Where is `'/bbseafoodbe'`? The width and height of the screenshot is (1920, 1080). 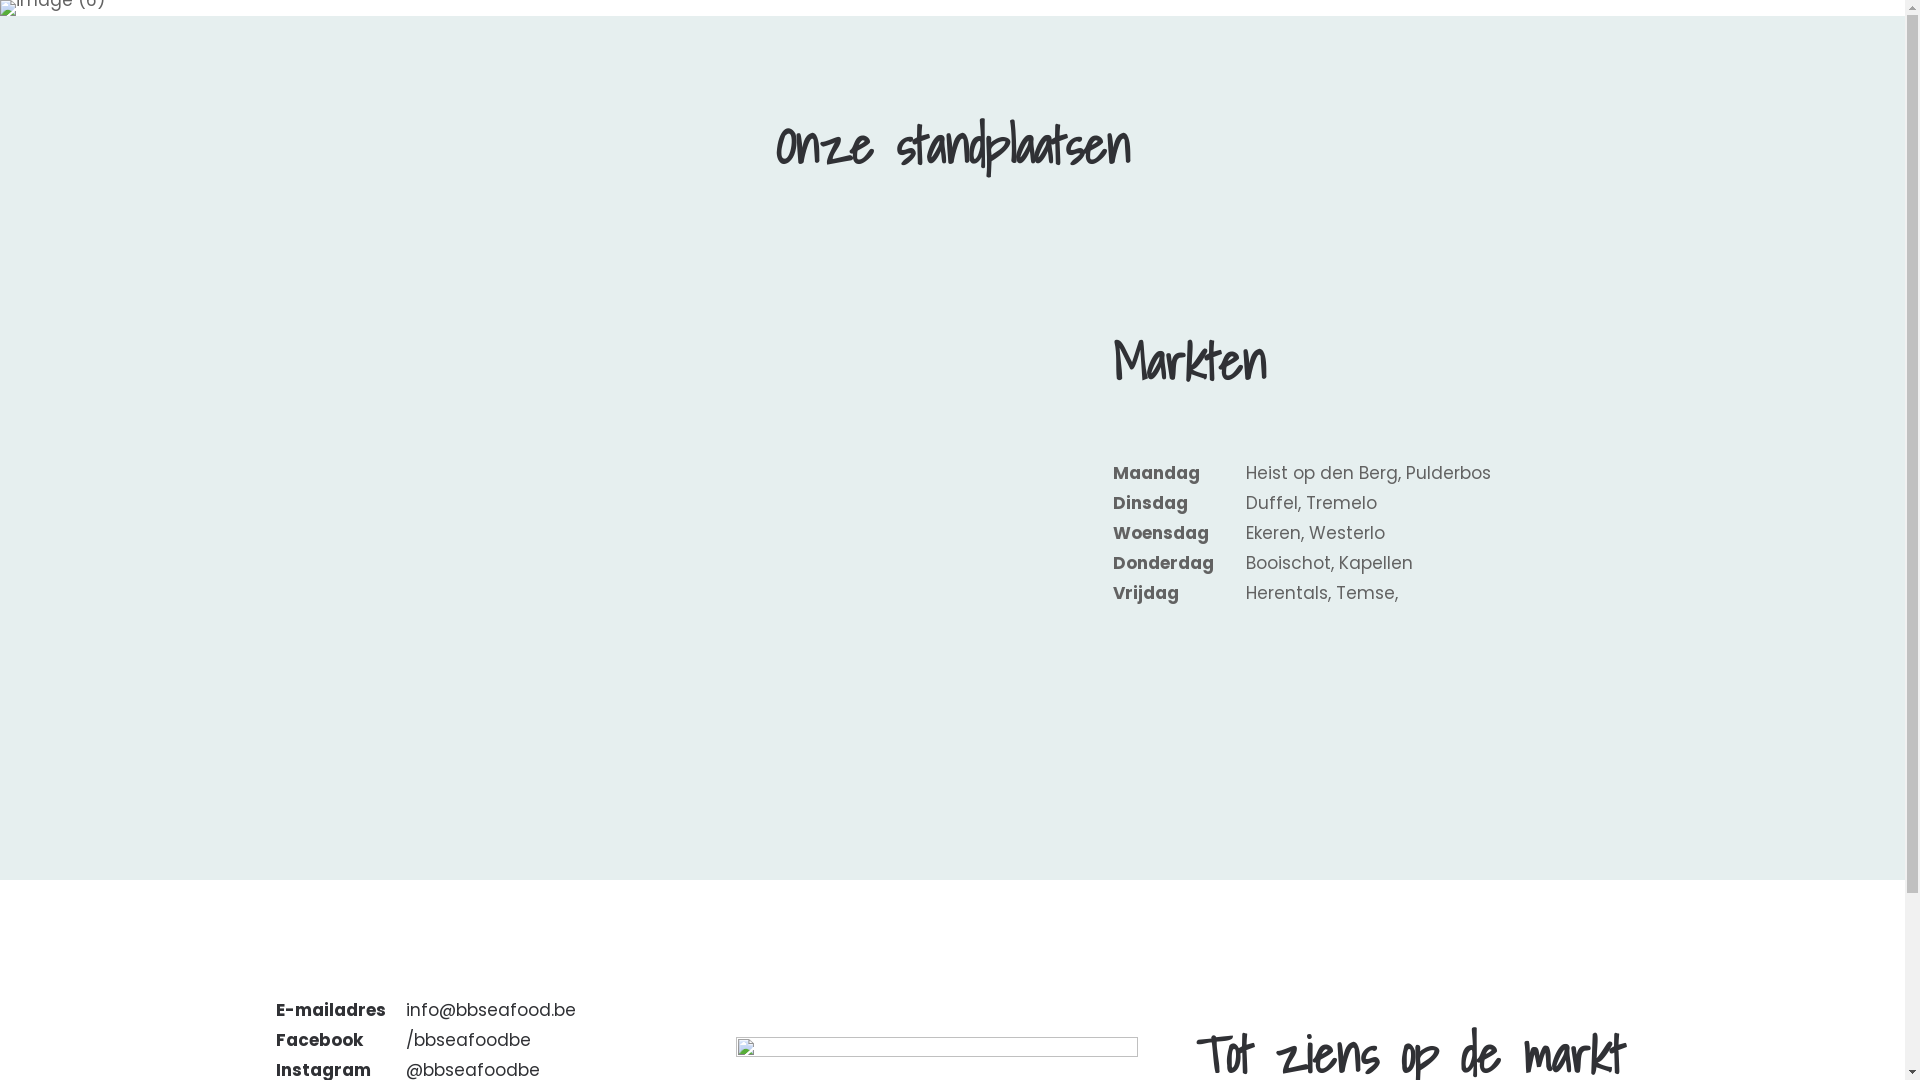 '/bbseafoodbe' is located at coordinates (467, 1039).